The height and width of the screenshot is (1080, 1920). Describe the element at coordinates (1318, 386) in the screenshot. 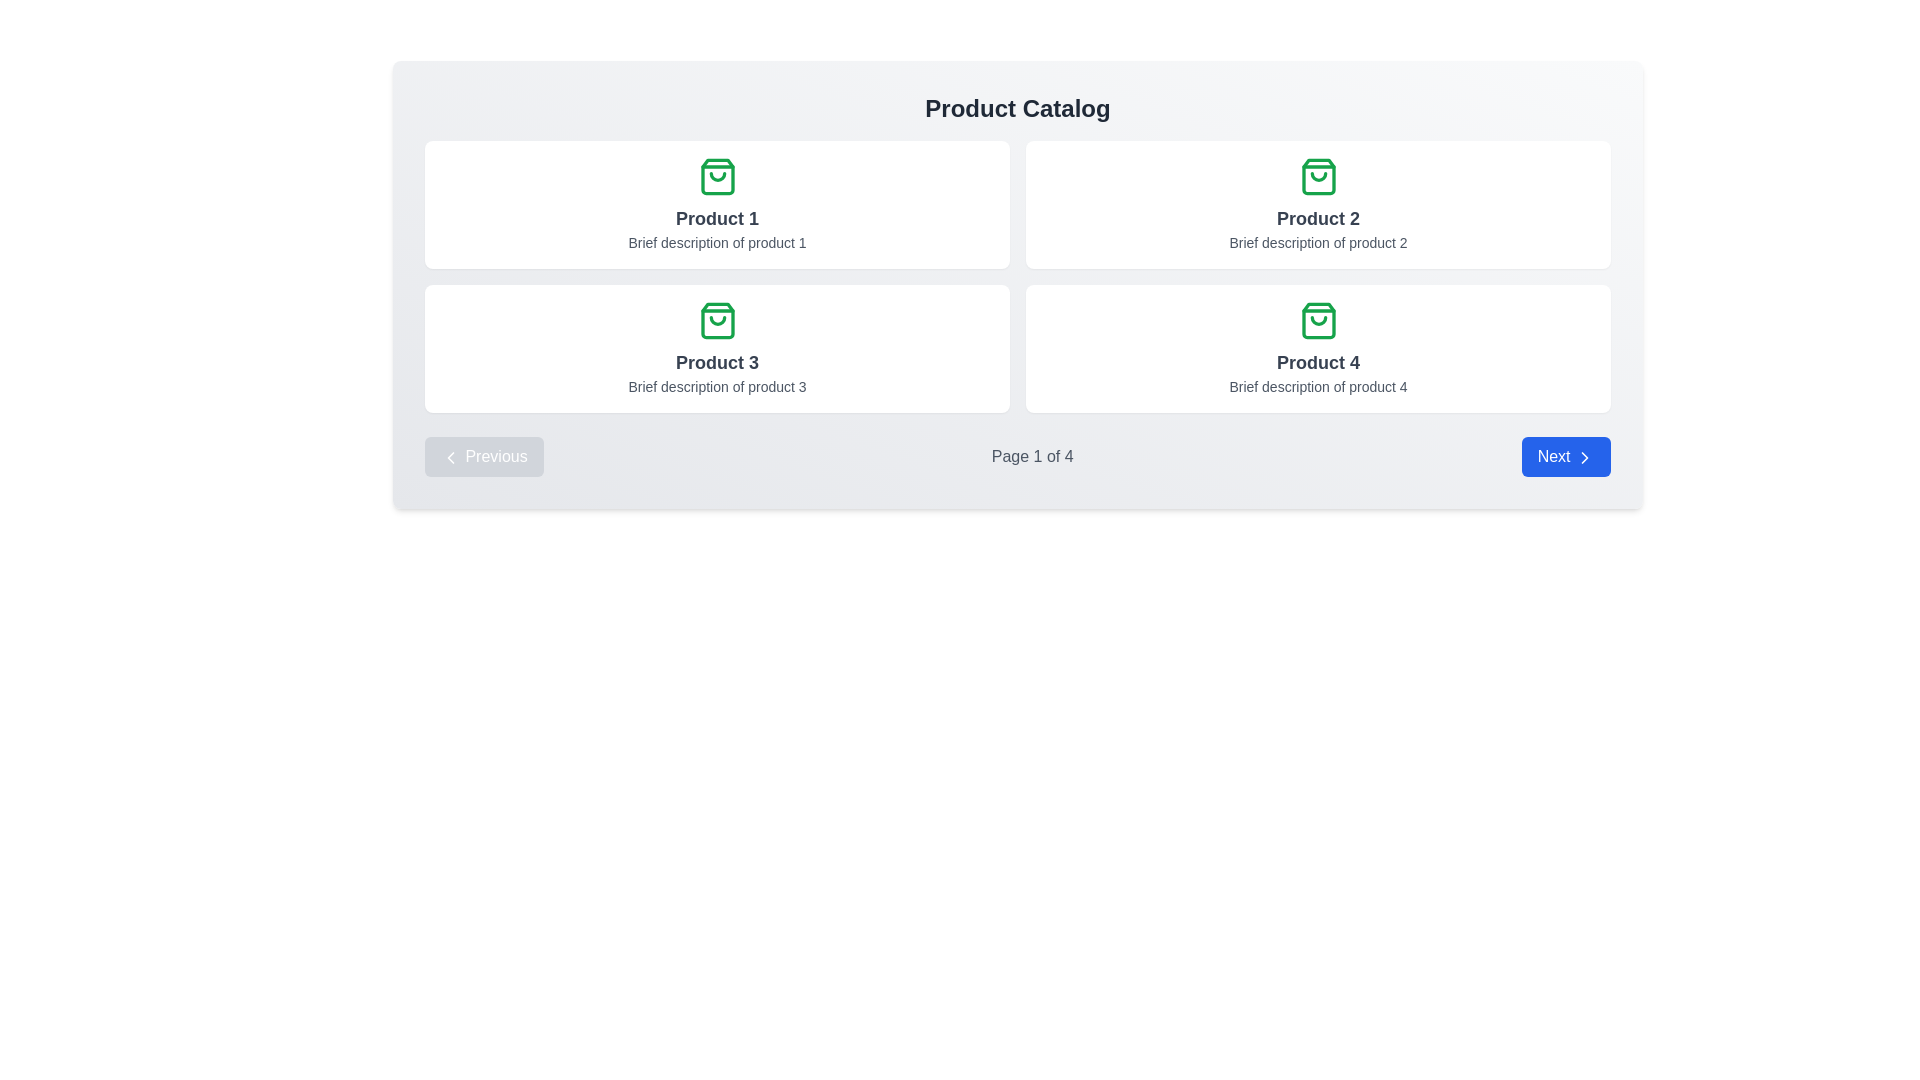

I see `properties of the text label displaying 'Brief description of product 4', which is located directly beneath the title 'Product 4' in the fourth product display card` at that location.